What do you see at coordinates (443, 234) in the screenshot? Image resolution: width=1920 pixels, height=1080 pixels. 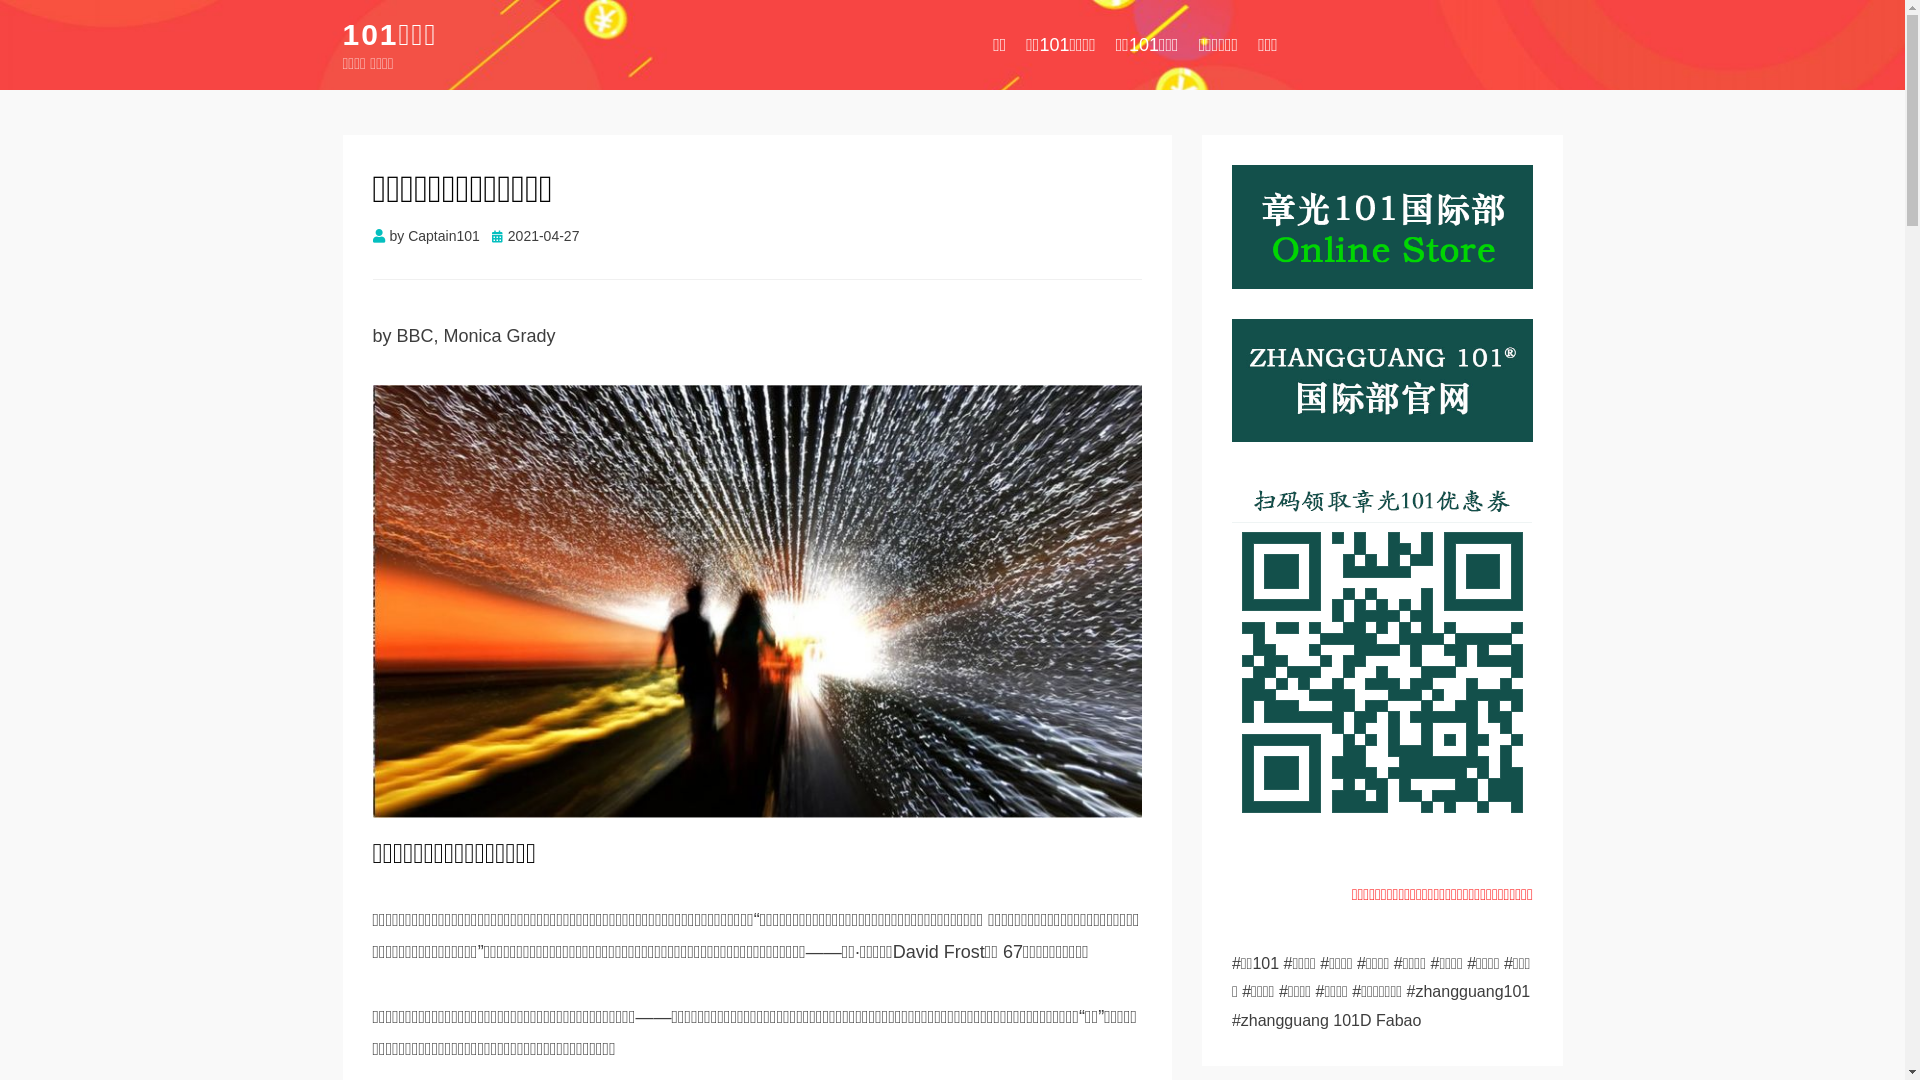 I see `'Captain101'` at bounding box center [443, 234].